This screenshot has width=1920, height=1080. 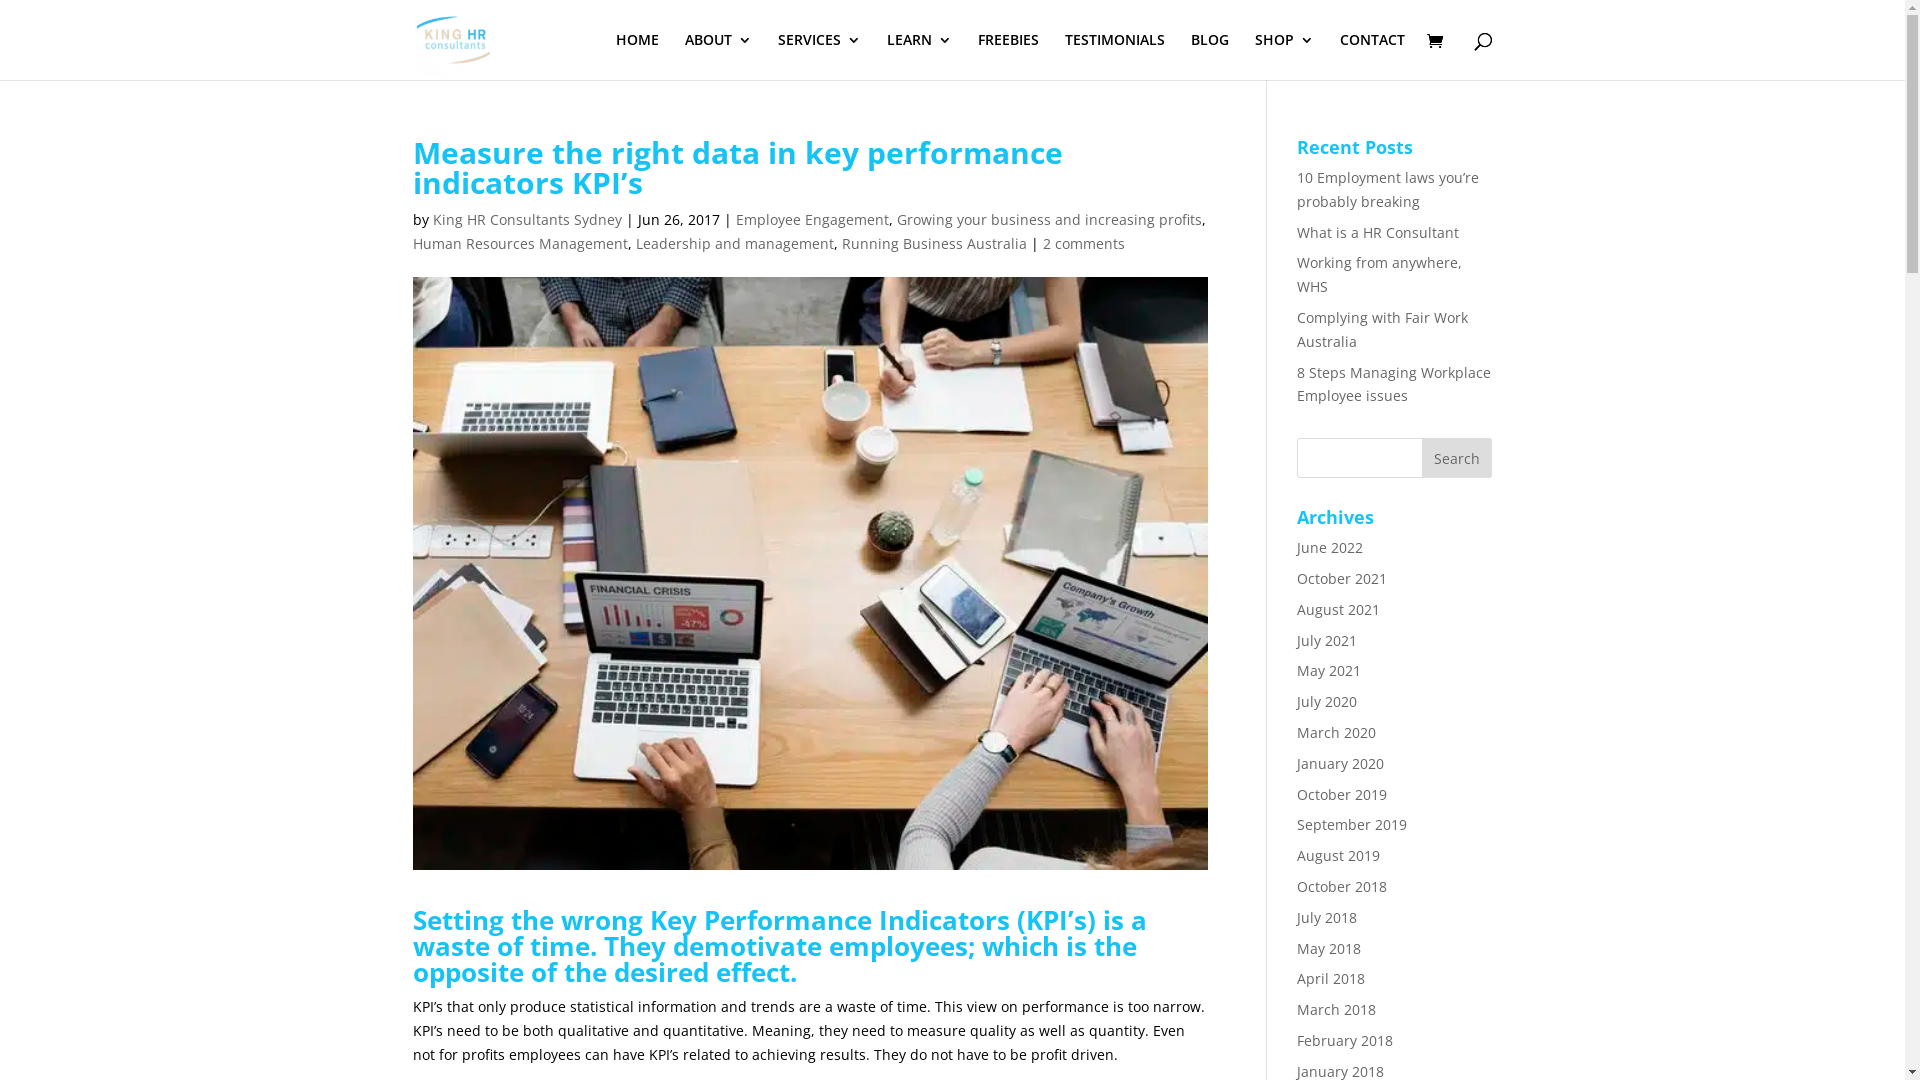 I want to click on 'SERVICES', so click(x=819, y=55).